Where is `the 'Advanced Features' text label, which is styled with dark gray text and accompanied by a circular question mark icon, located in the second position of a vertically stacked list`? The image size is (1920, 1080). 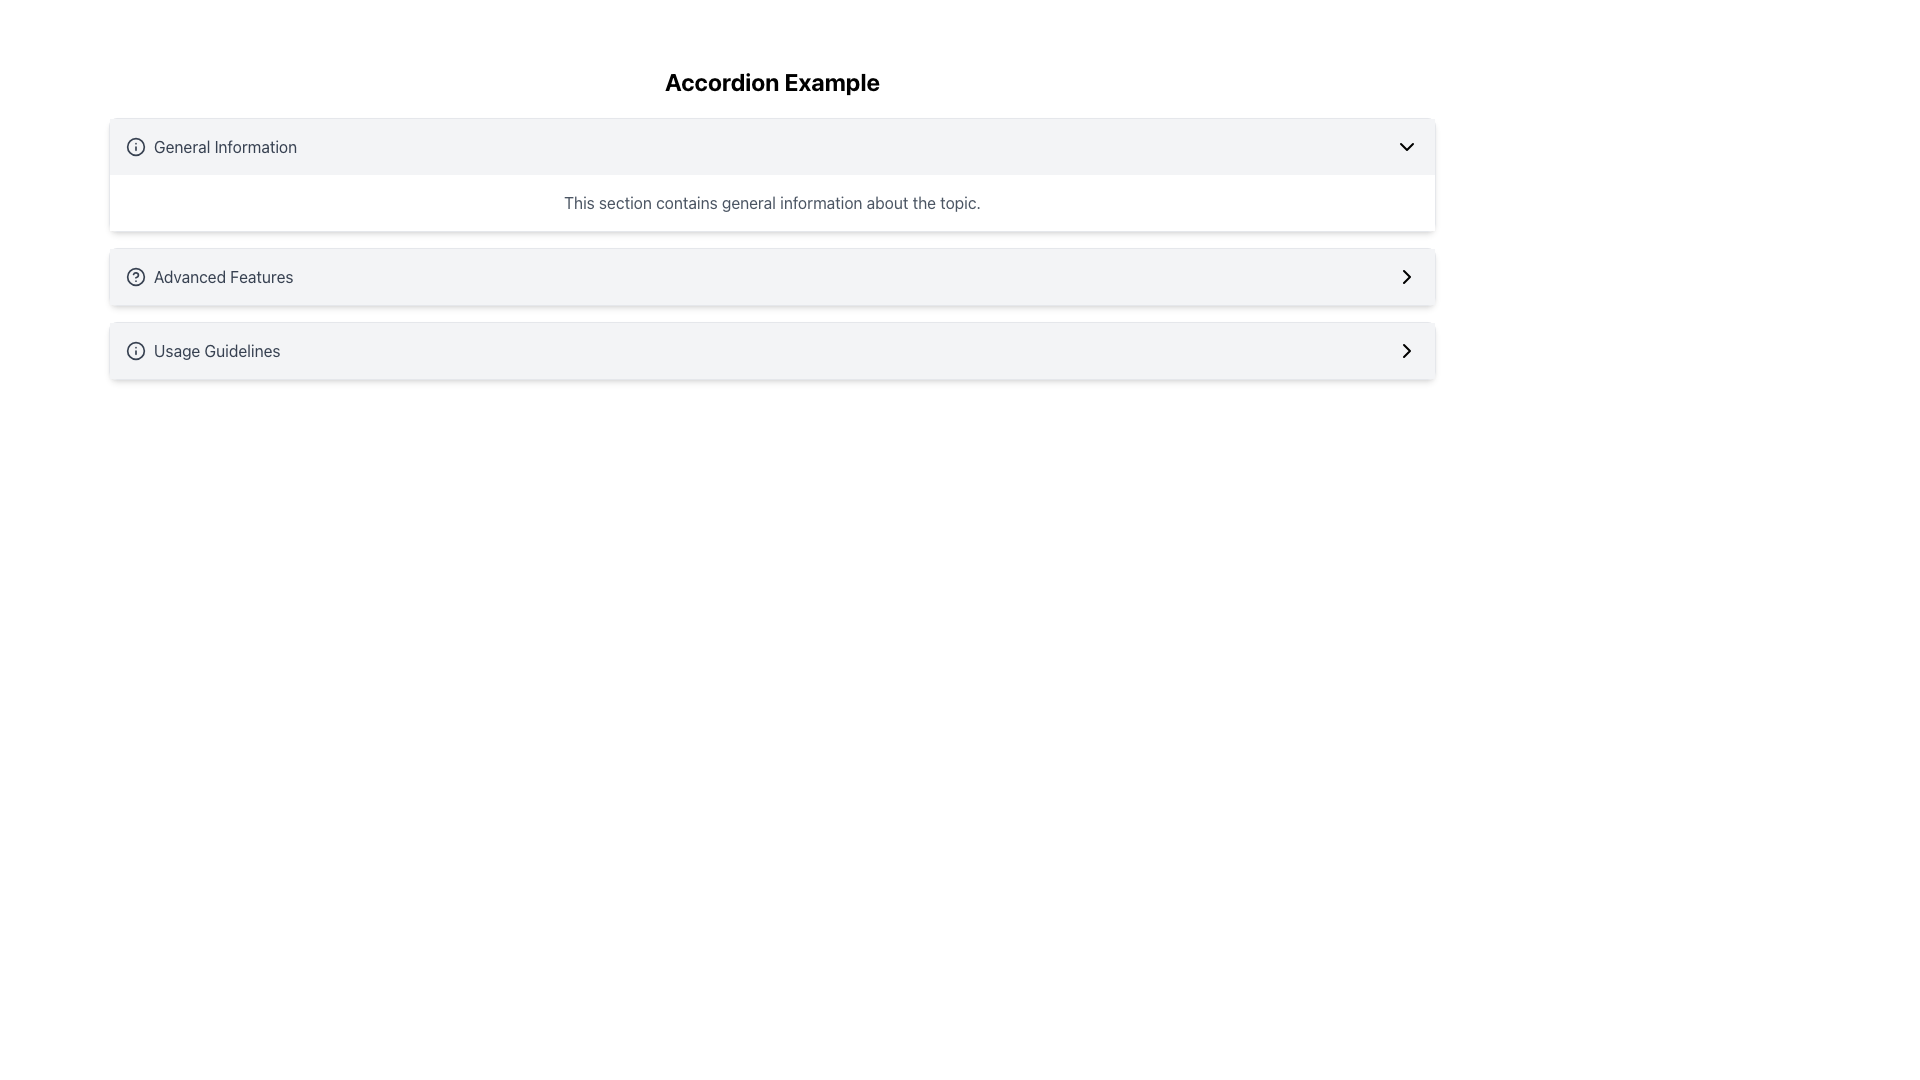
the 'Advanced Features' text label, which is styled with dark gray text and accompanied by a circular question mark icon, located in the second position of a vertically stacked list is located at coordinates (209, 277).